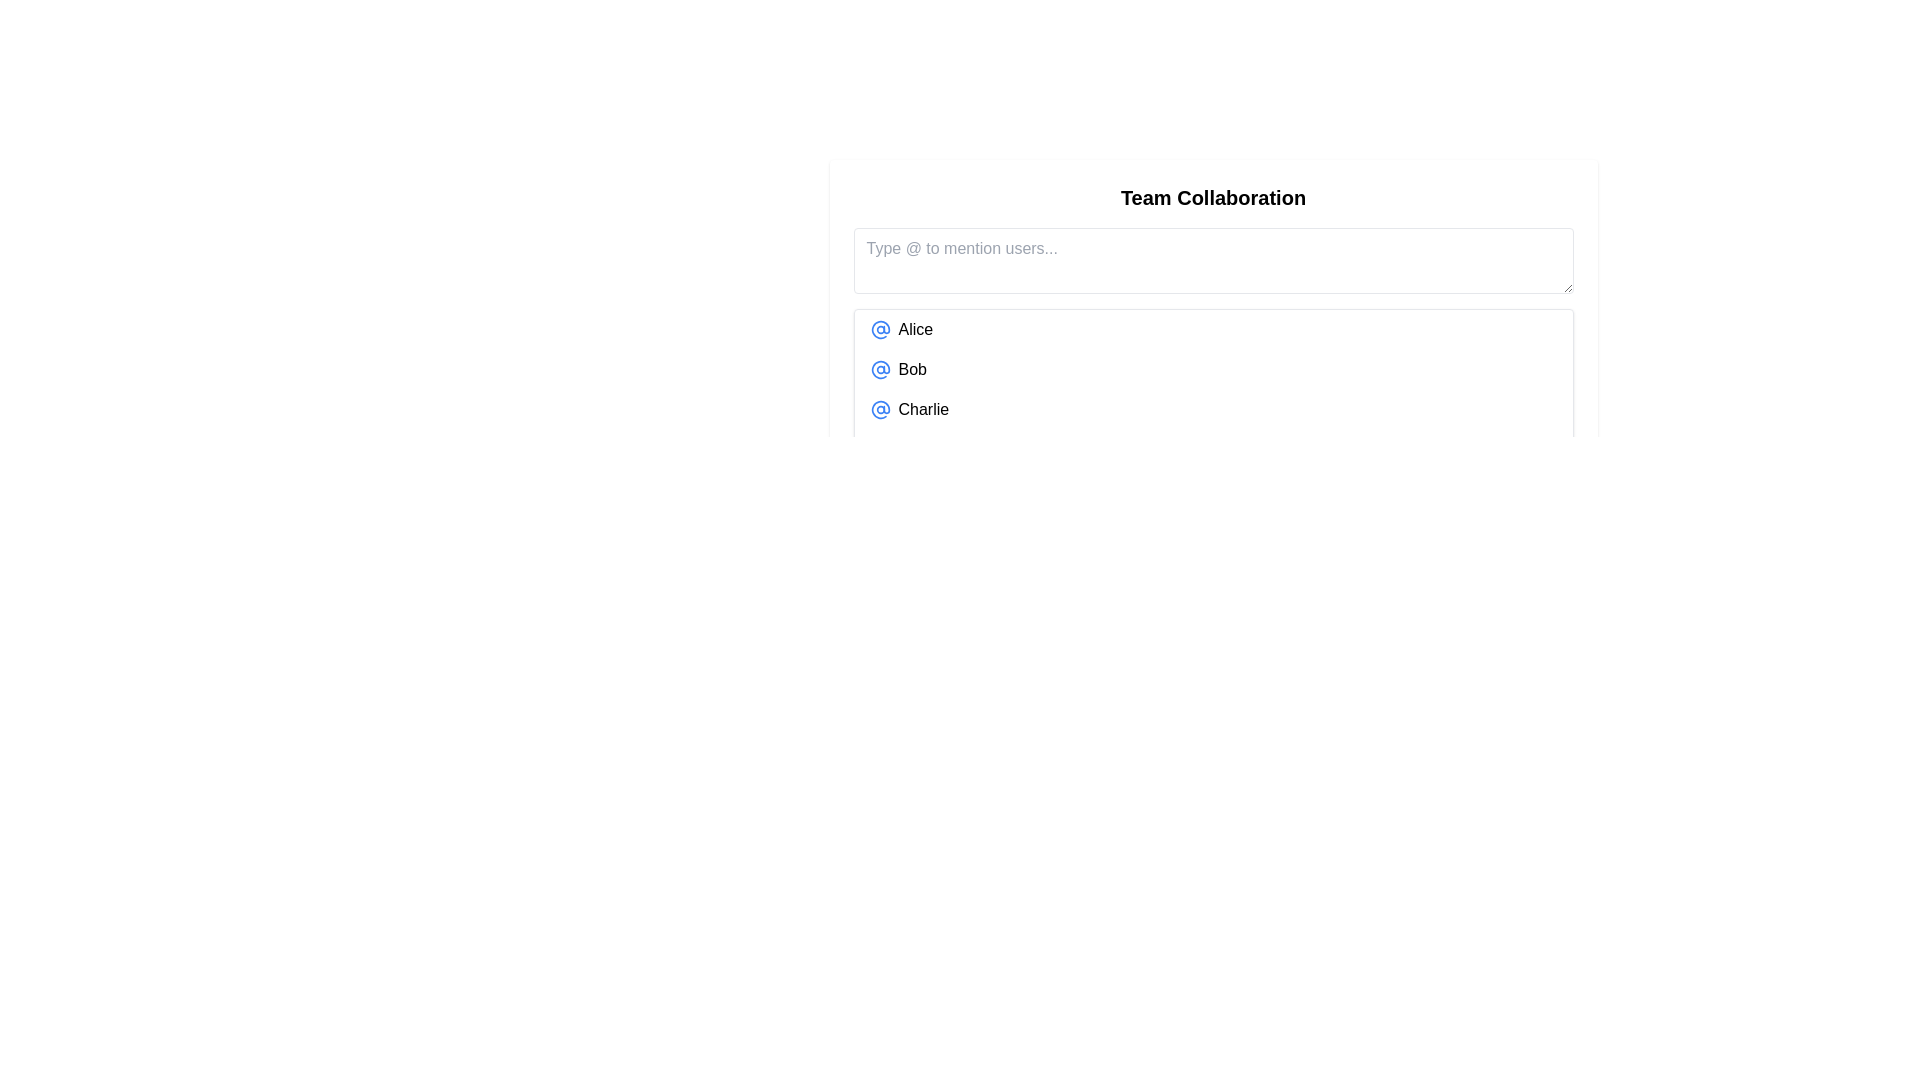  What do you see at coordinates (880, 329) in the screenshot?
I see `the '@' icon located in the row labeled 'Alice', which signifies the 'At mention' feature` at bounding box center [880, 329].